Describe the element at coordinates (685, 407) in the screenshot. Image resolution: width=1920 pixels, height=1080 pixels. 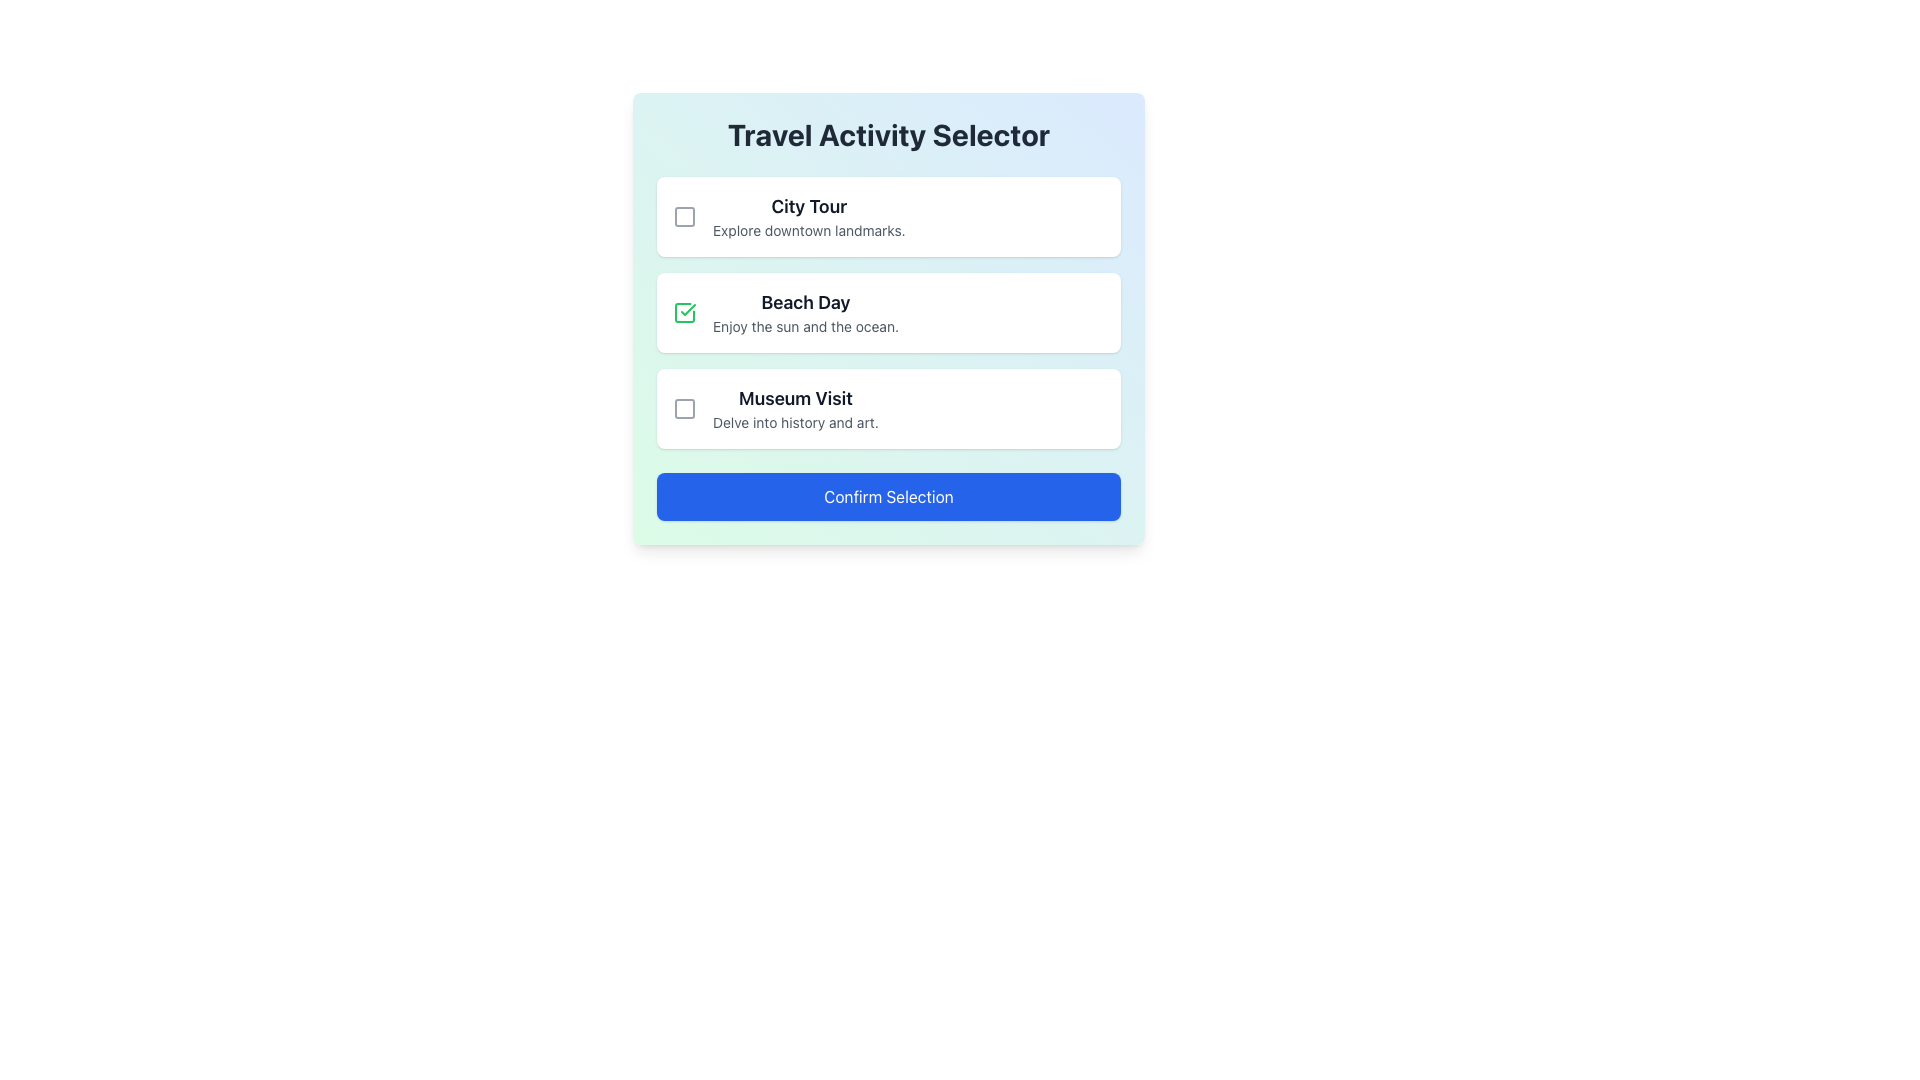
I see `the checkbox for 'Museum Visit'` at that location.